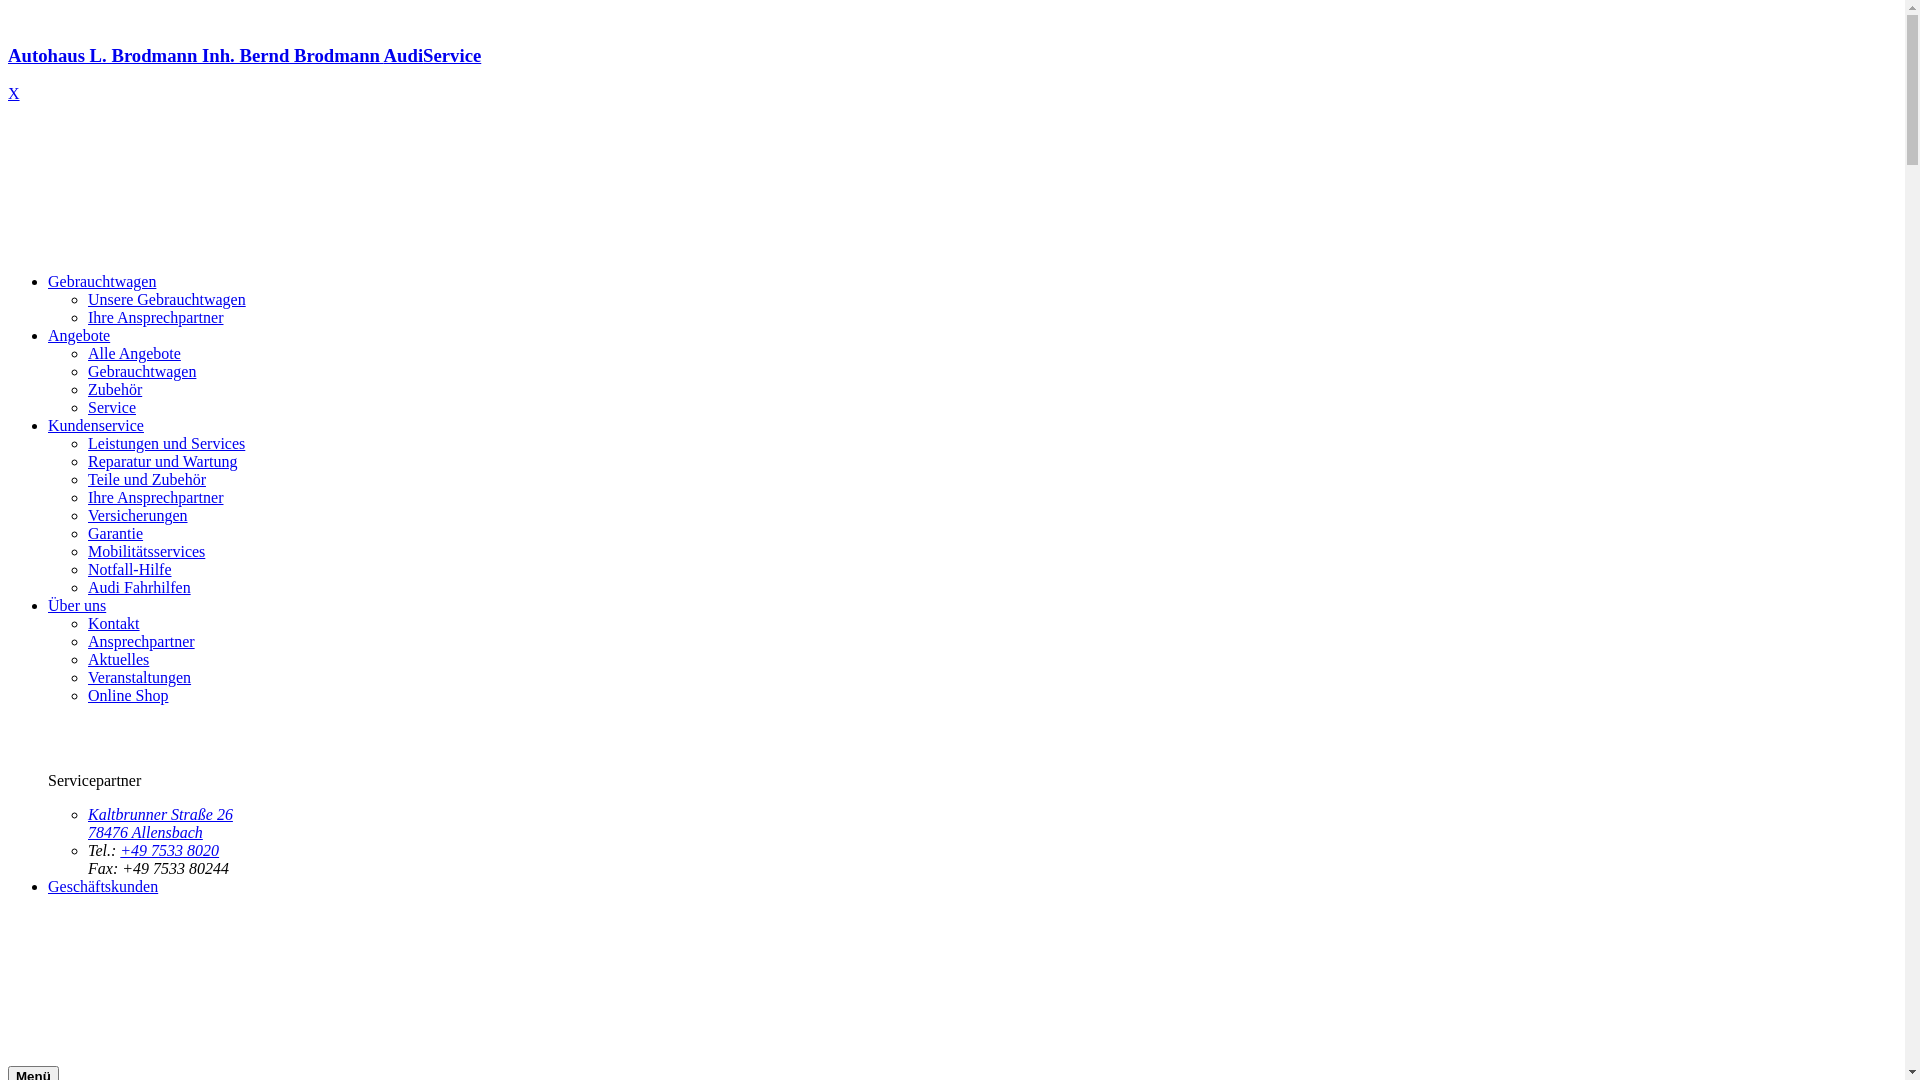  What do you see at coordinates (117, 659) in the screenshot?
I see `'Aktuelles'` at bounding box center [117, 659].